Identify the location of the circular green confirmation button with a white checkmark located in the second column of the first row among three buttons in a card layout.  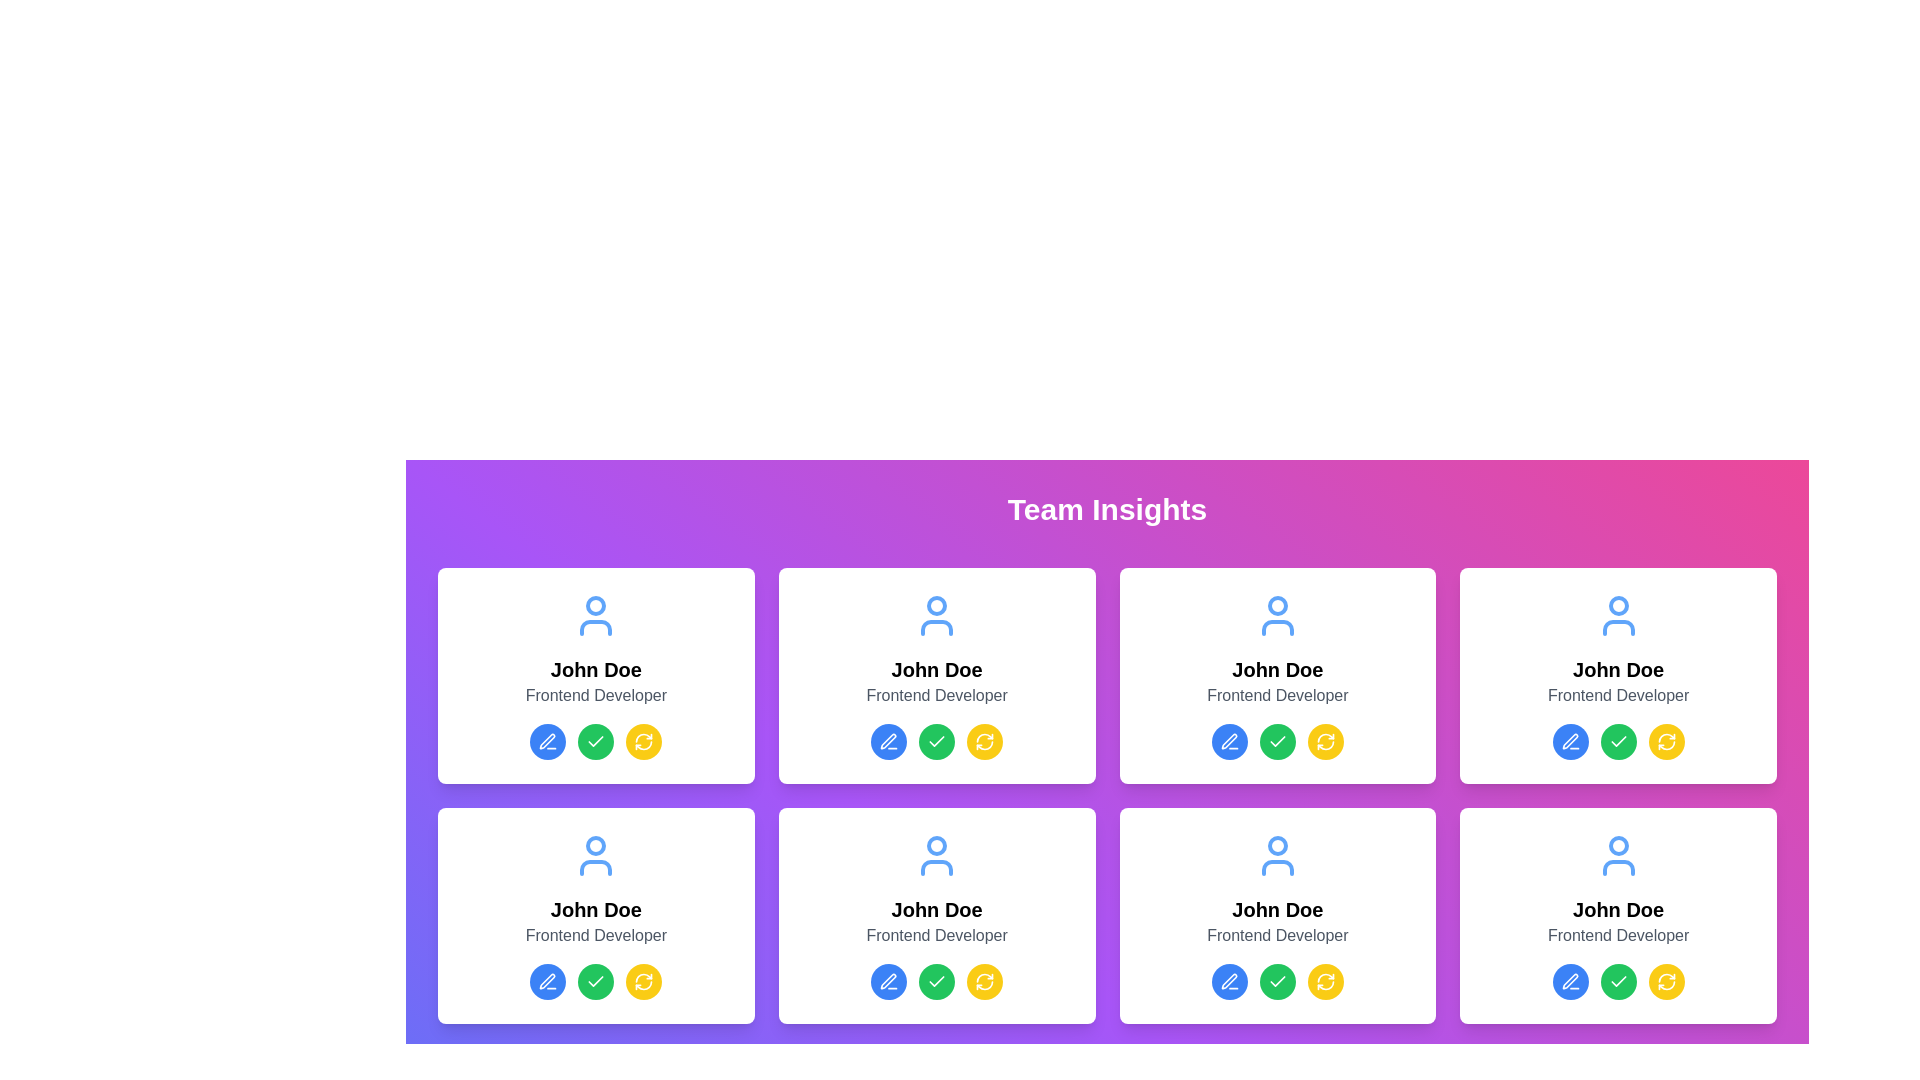
(935, 741).